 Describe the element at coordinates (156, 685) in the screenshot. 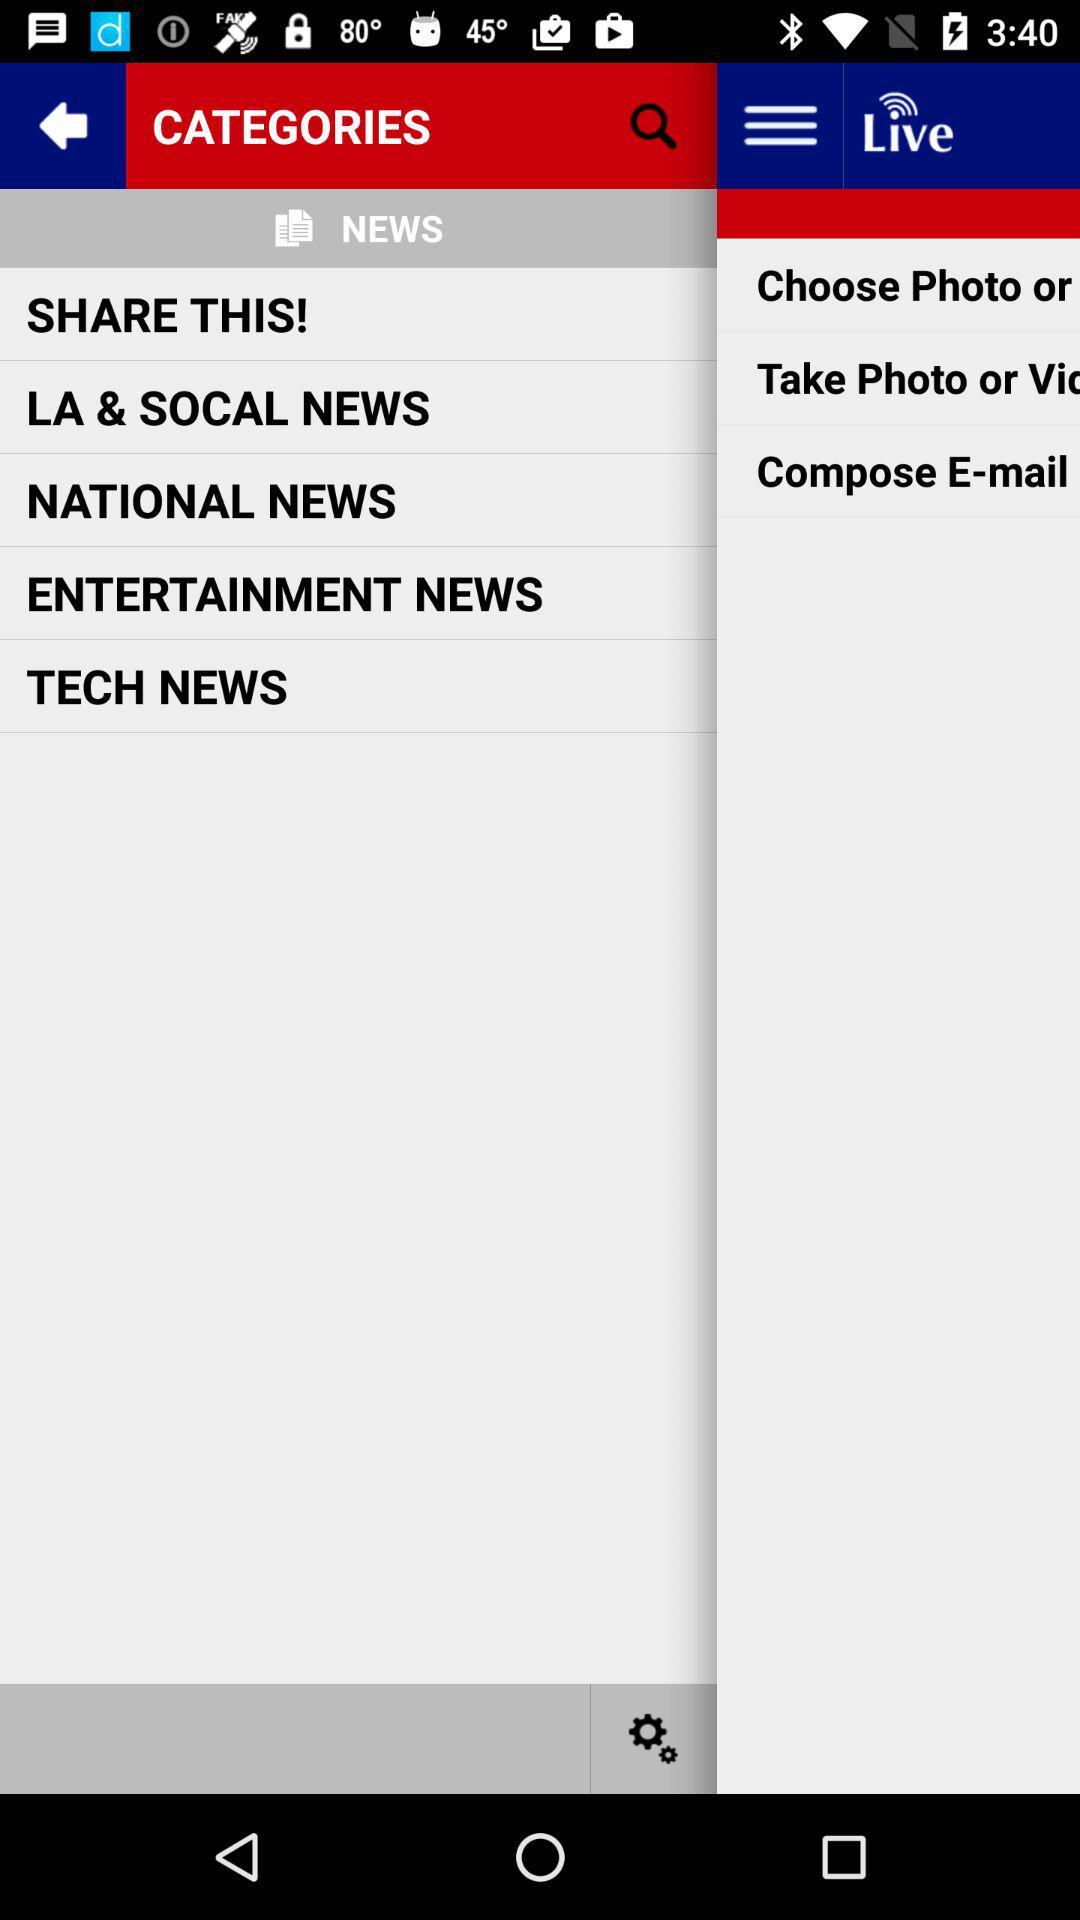

I see `the tech news item` at that location.